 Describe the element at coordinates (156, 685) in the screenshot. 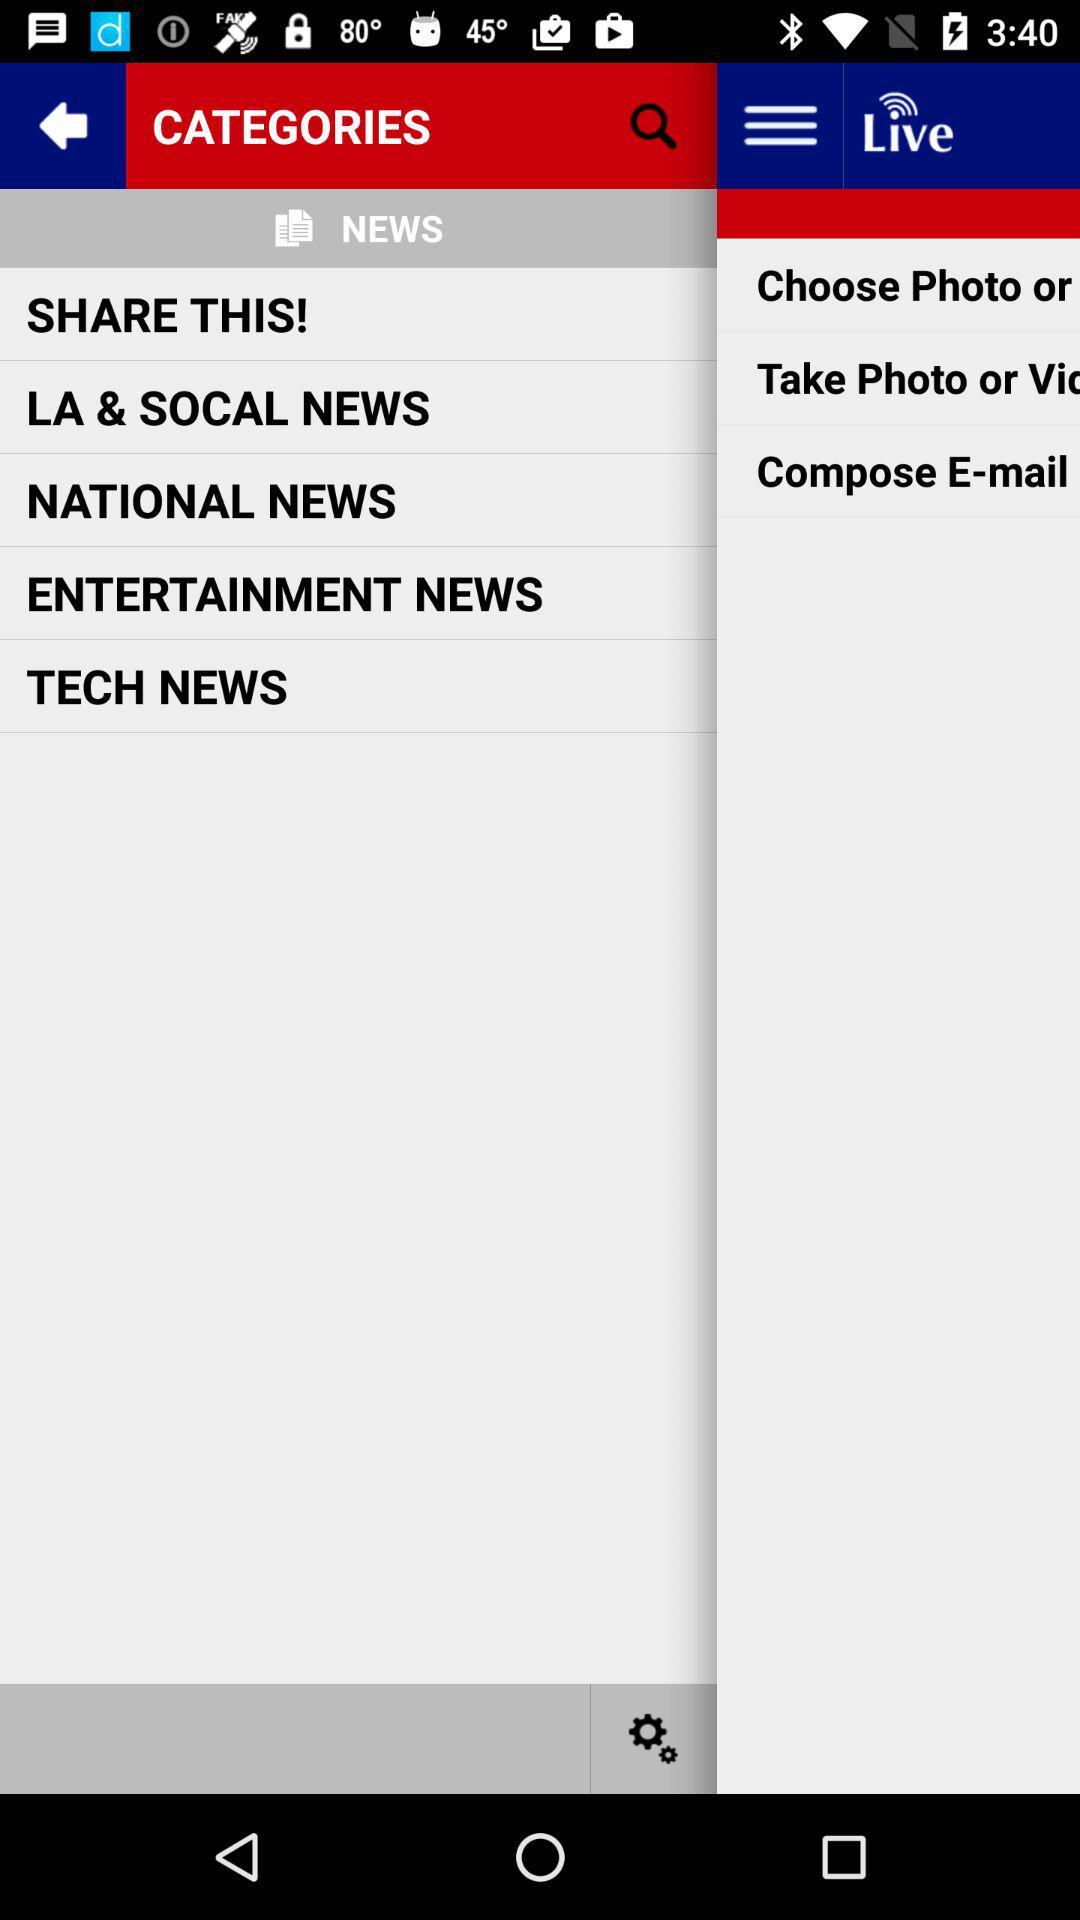

I see `the tech news item` at that location.